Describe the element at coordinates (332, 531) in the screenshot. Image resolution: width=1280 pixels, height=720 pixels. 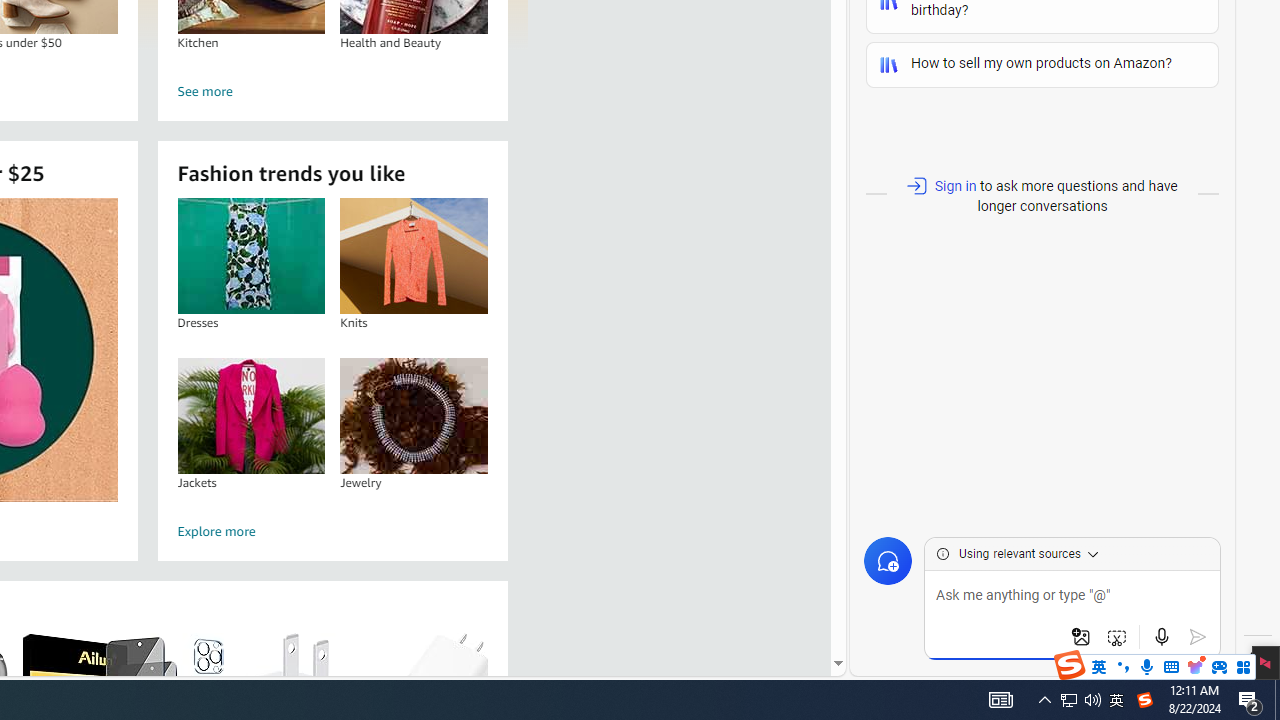
I see `'Explore more'` at that location.